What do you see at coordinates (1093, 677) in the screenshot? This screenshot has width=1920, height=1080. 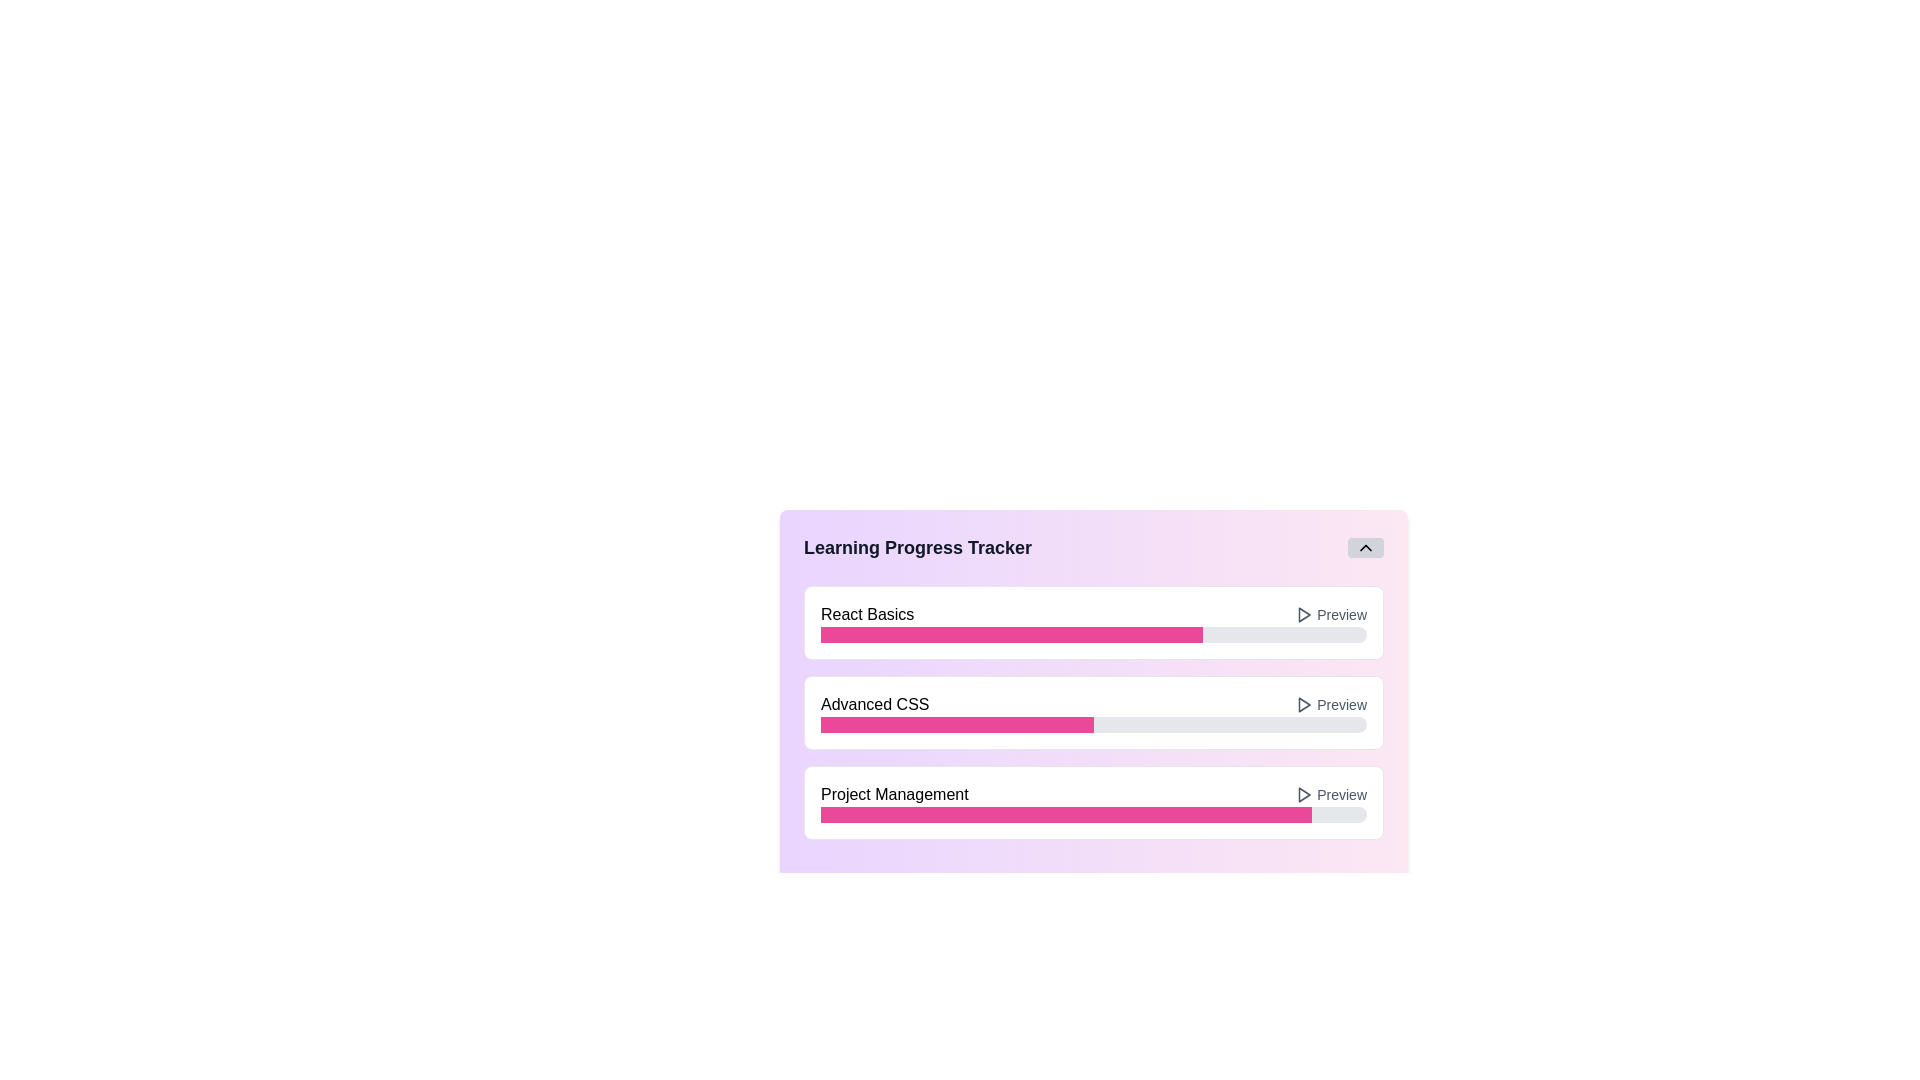 I see `the progress bar for the module 'Advanced CSS', which is the second item in a list of progress trackers` at bounding box center [1093, 677].